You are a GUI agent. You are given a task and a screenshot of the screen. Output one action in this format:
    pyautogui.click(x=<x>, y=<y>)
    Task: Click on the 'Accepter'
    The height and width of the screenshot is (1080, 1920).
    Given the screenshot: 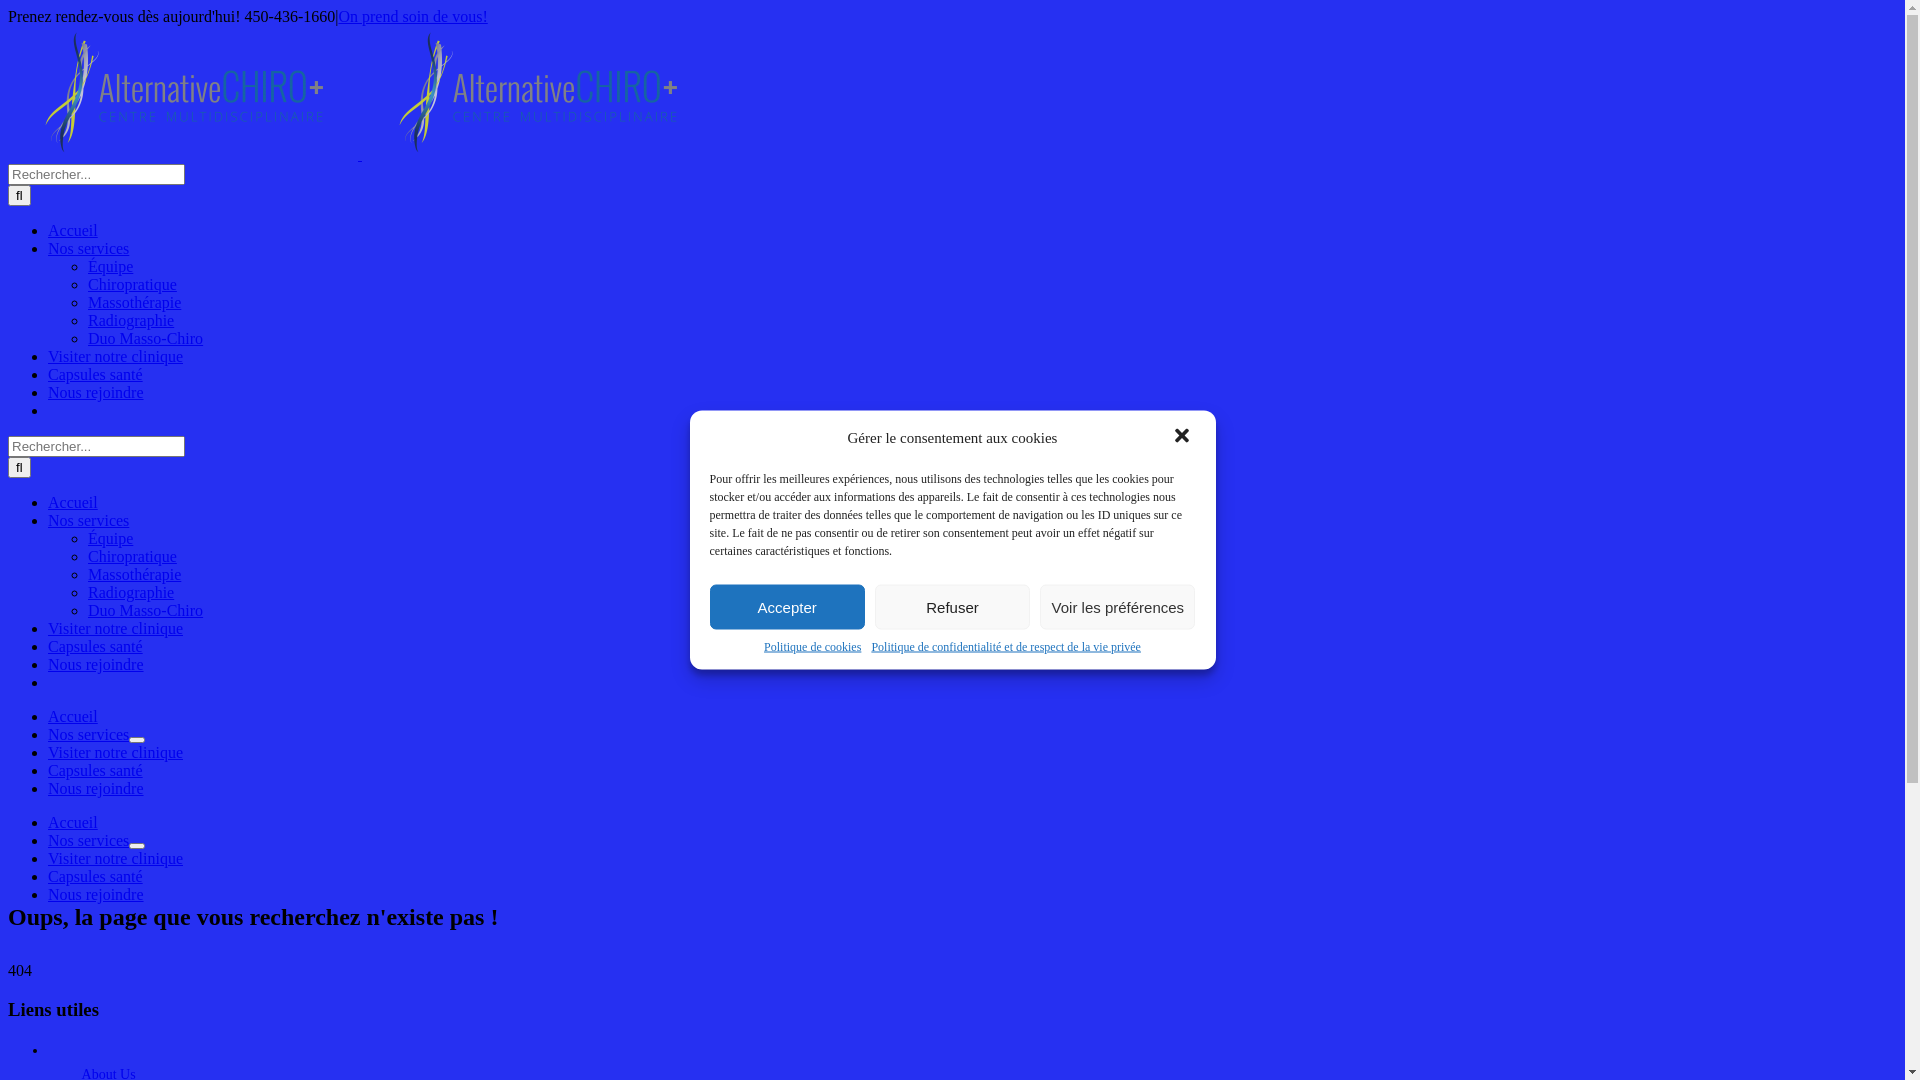 What is the action you would take?
    pyautogui.click(x=786, y=605)
    